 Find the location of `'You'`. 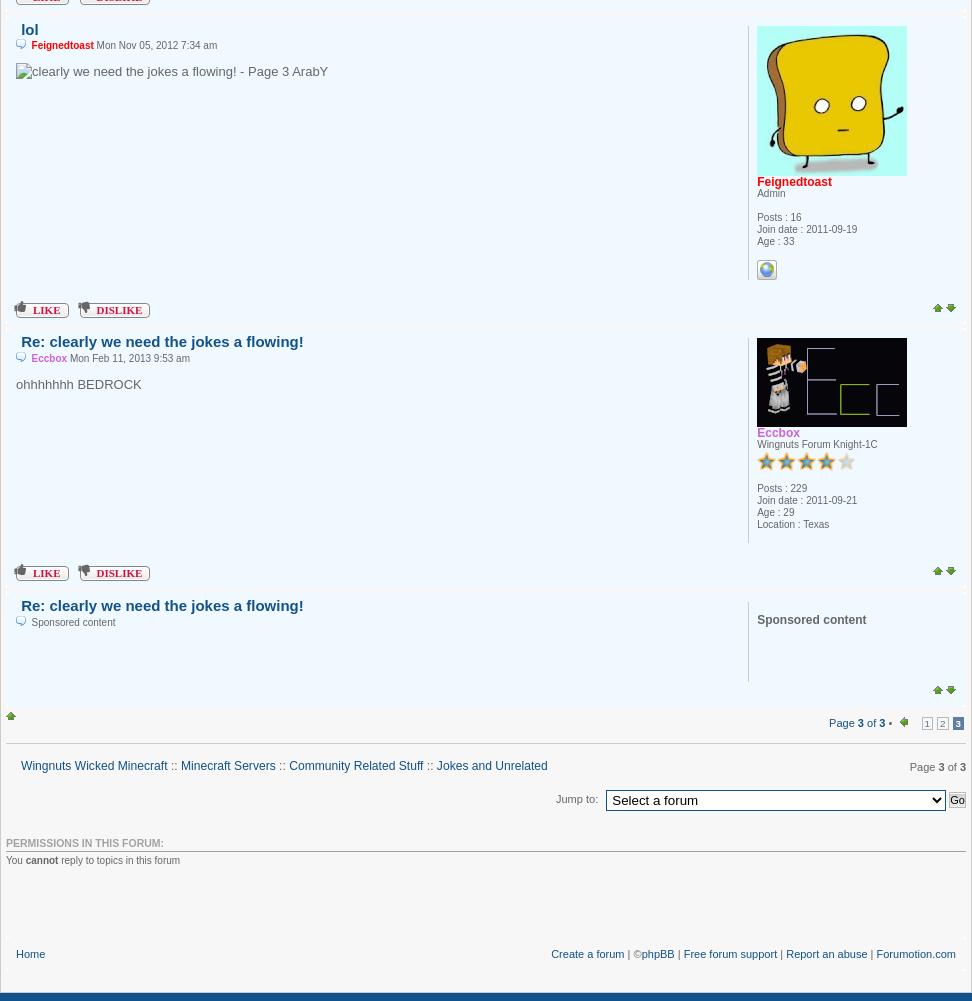

'You' is located at coordinates (15, 860).